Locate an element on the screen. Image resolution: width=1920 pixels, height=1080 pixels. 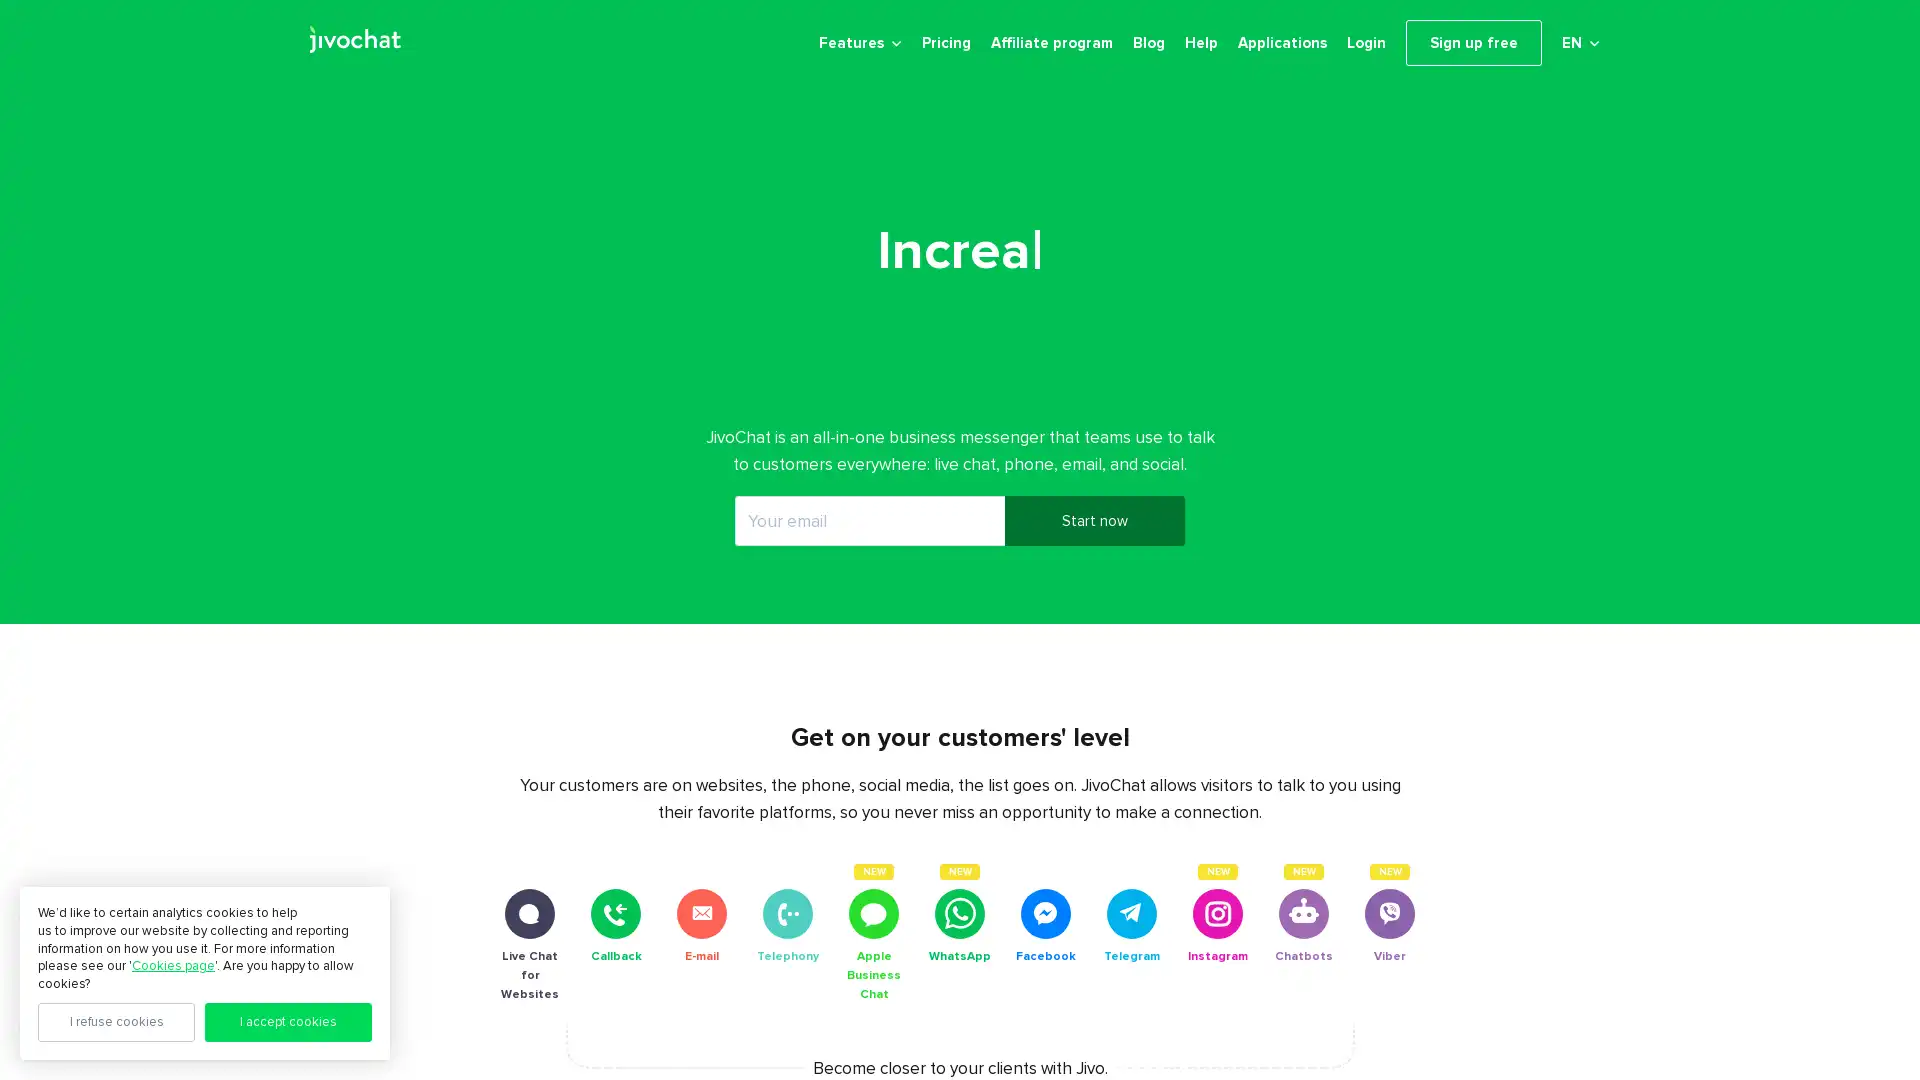
Choose File is located at coordinates (1598, 1051).